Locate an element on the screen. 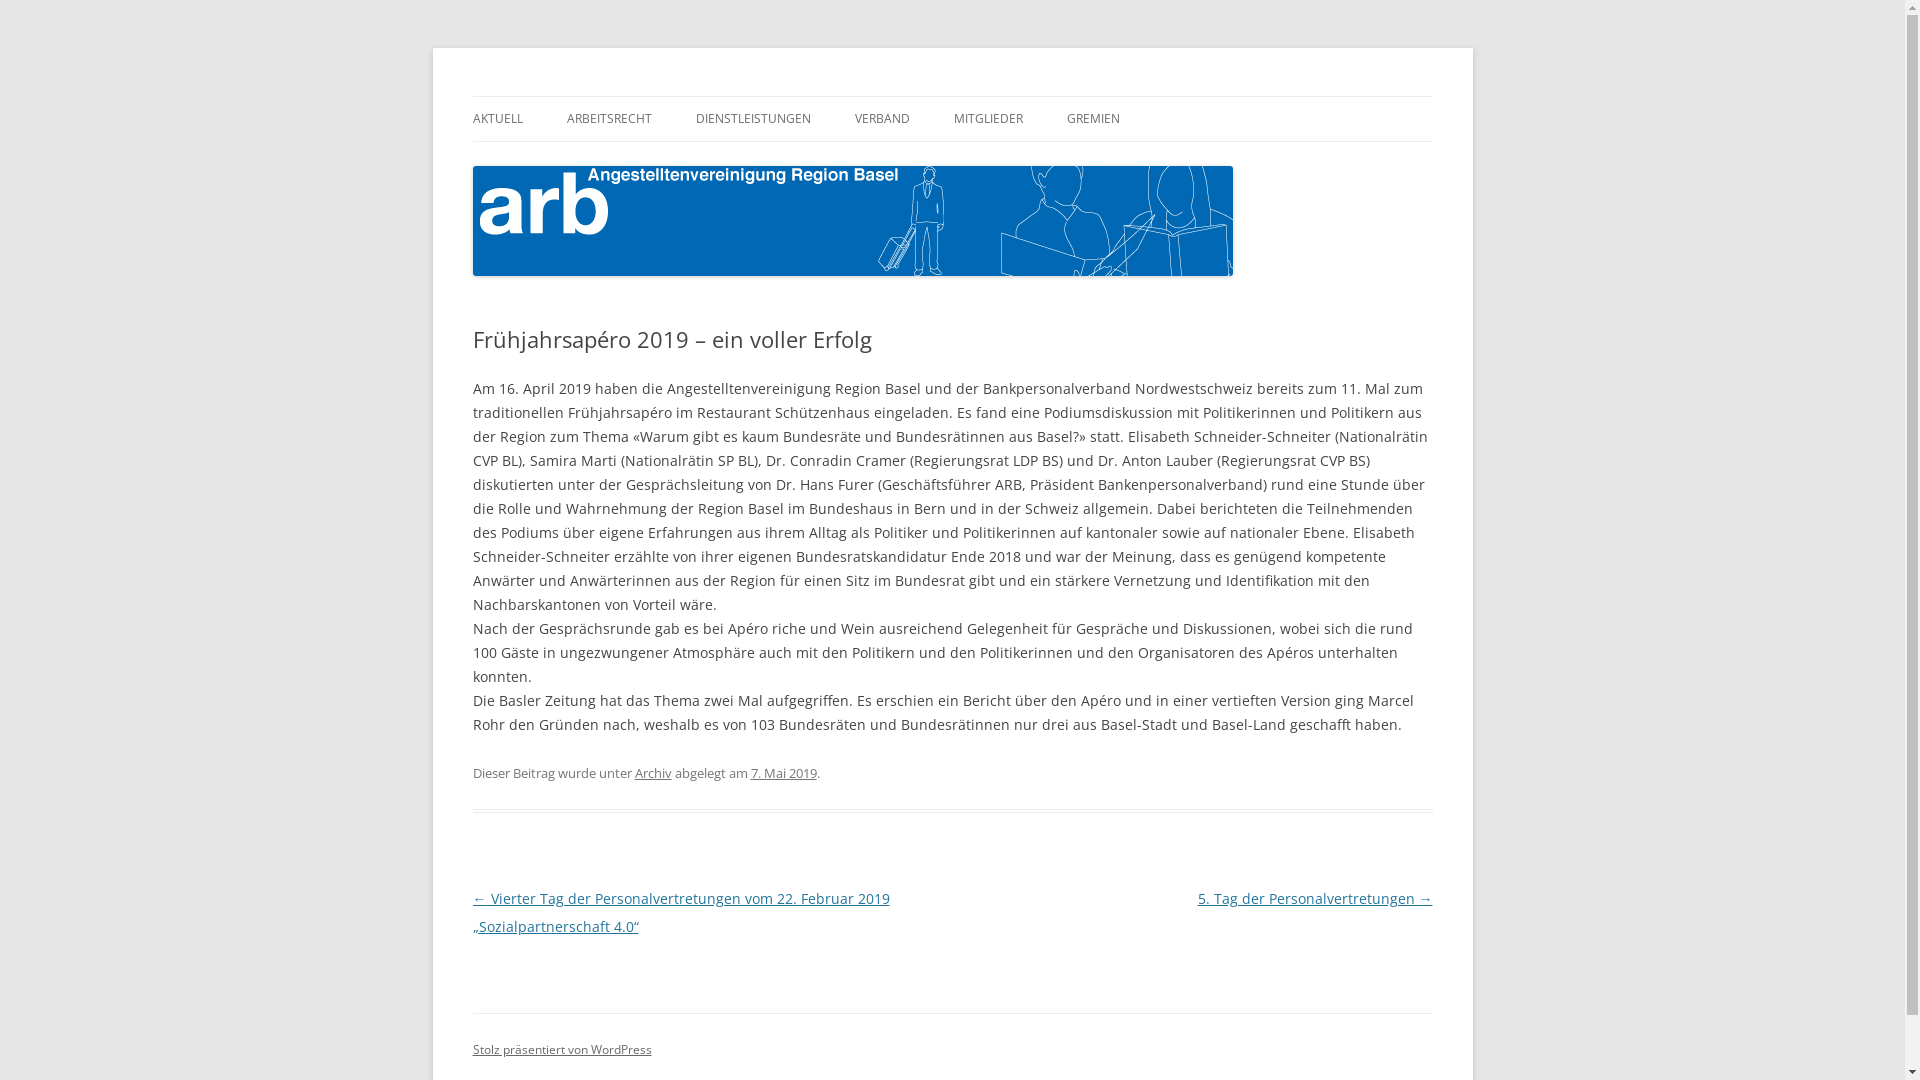 The height and width of the screenshot is (1080, 1920). 'JAHRESBERICHTE' is located at coordinates (953, 160).